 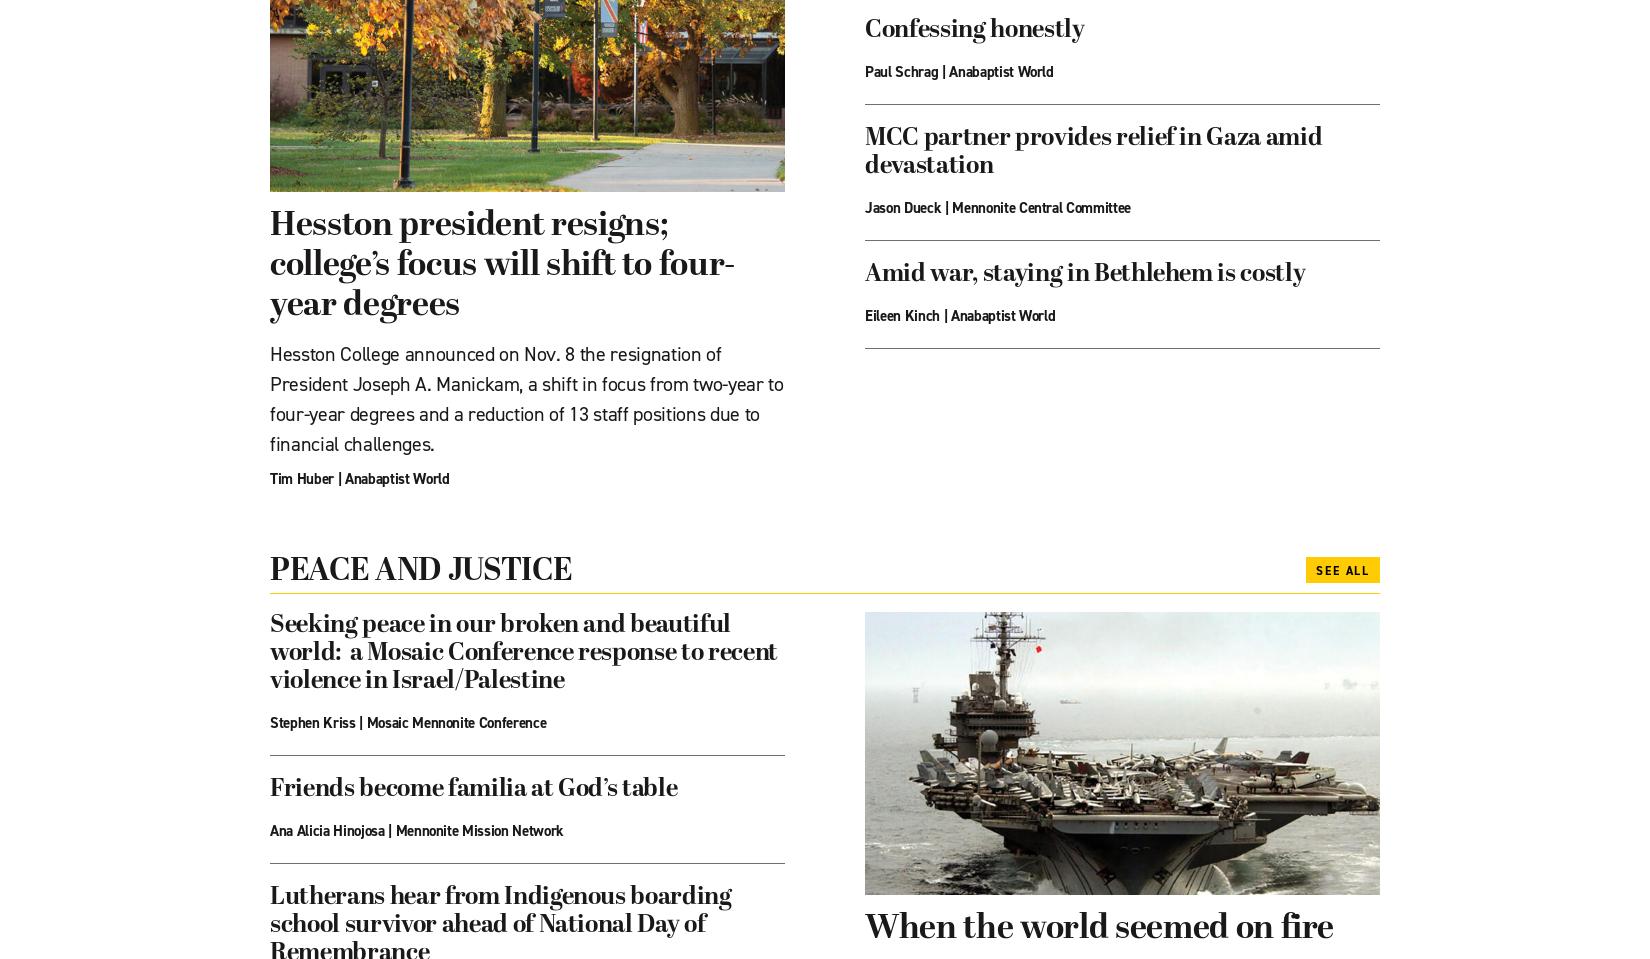 I want to click on 'Hesston president resigns; college’s focus will shift to four-year degrees', so click(x=501, y=266).